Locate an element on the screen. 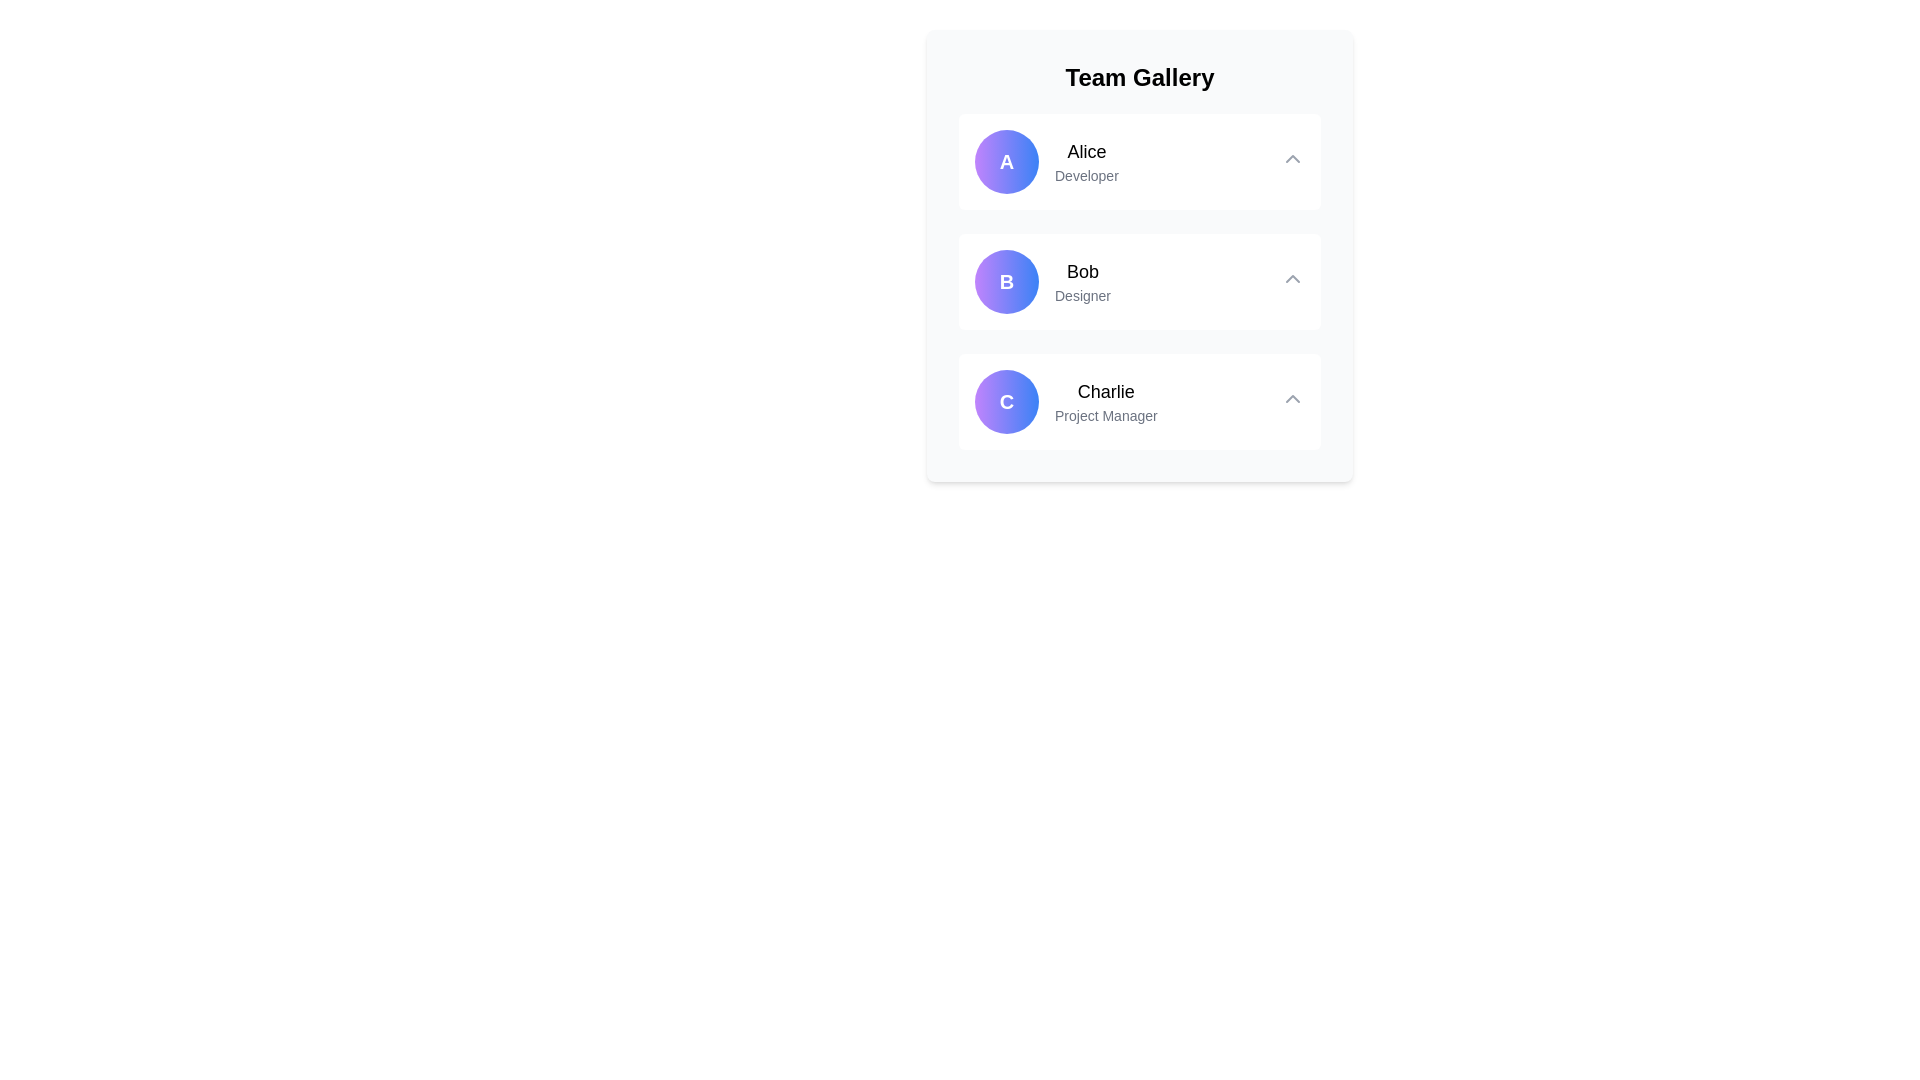 The image size is (1920, 1080). the small gray triangular icon pointing upward located in the top-right corner of the user card labeled 'Alice' and 'Developer' is located at coordinates (1292, 161).